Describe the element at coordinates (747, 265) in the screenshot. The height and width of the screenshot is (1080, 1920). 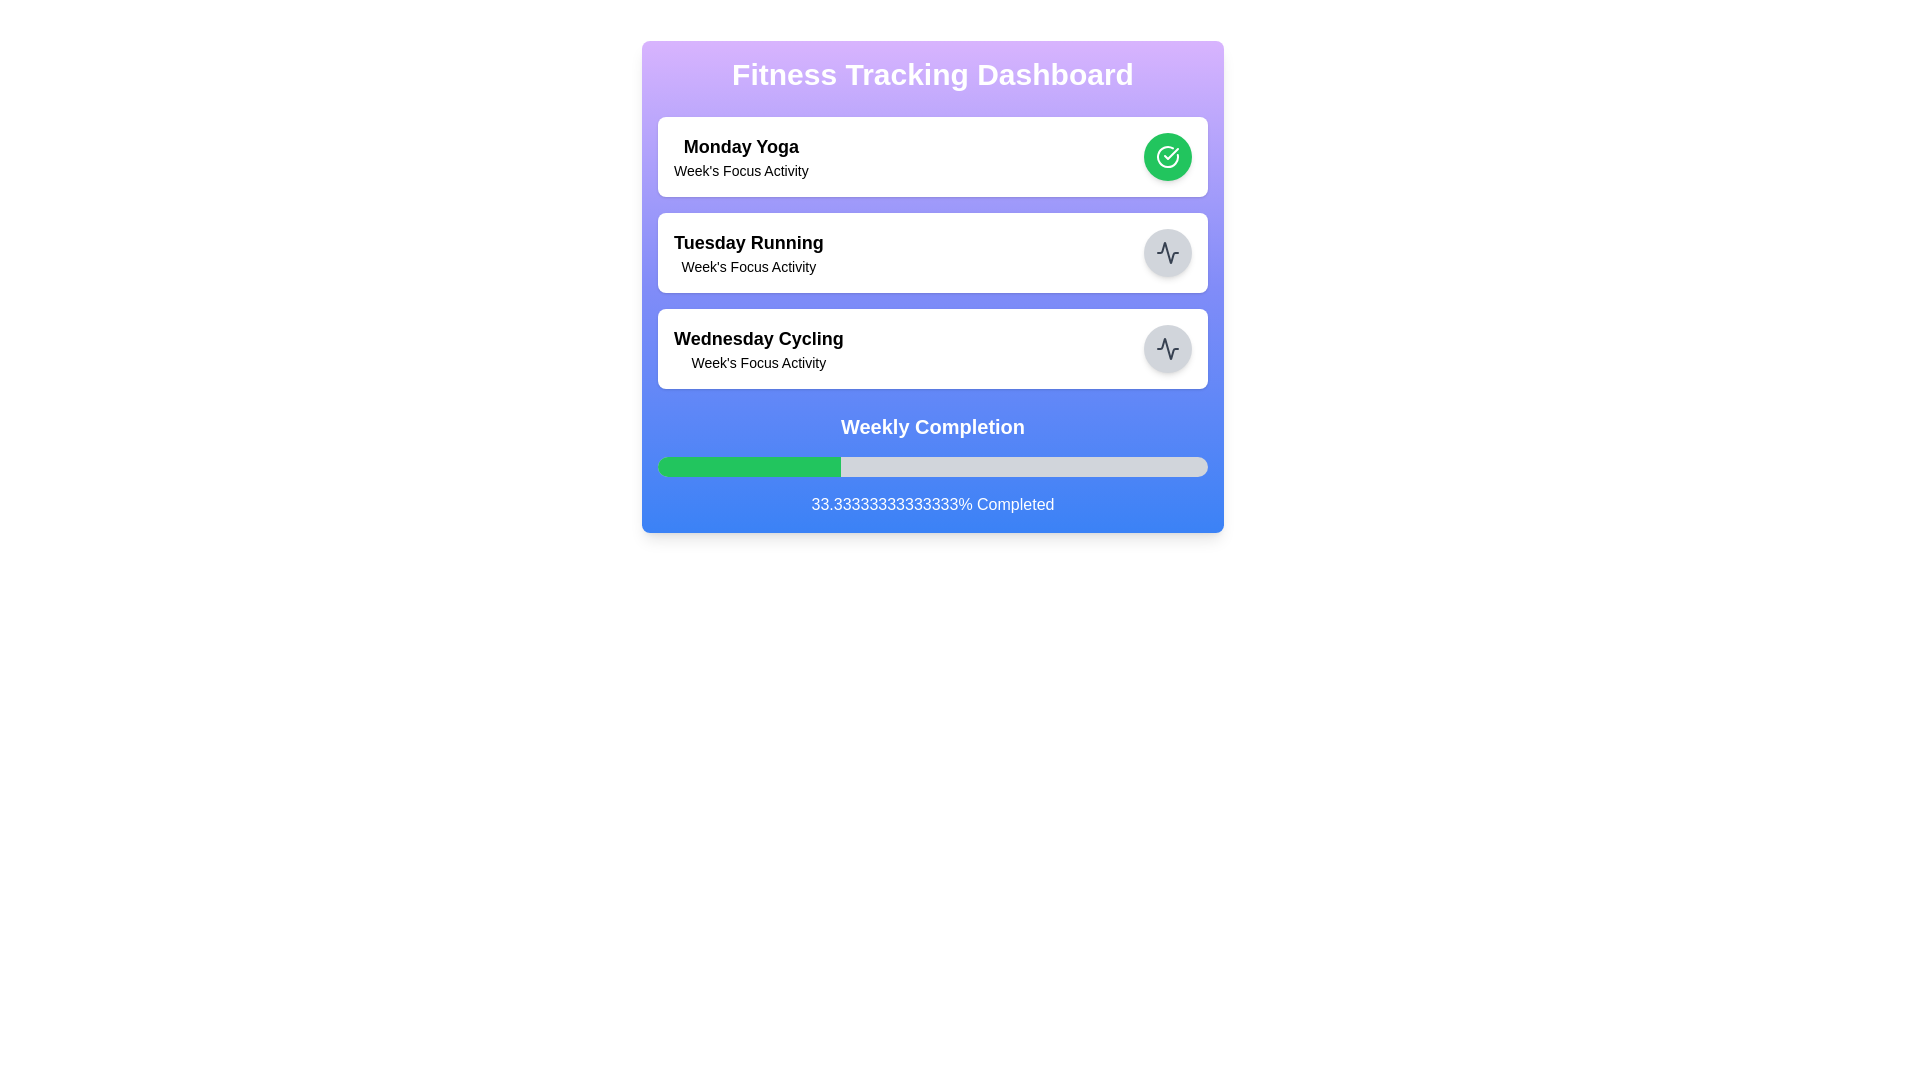
I see `the descriptive text label located under the 'Tuesday Running' title in the second card of the vertically stacked layout` at that location.